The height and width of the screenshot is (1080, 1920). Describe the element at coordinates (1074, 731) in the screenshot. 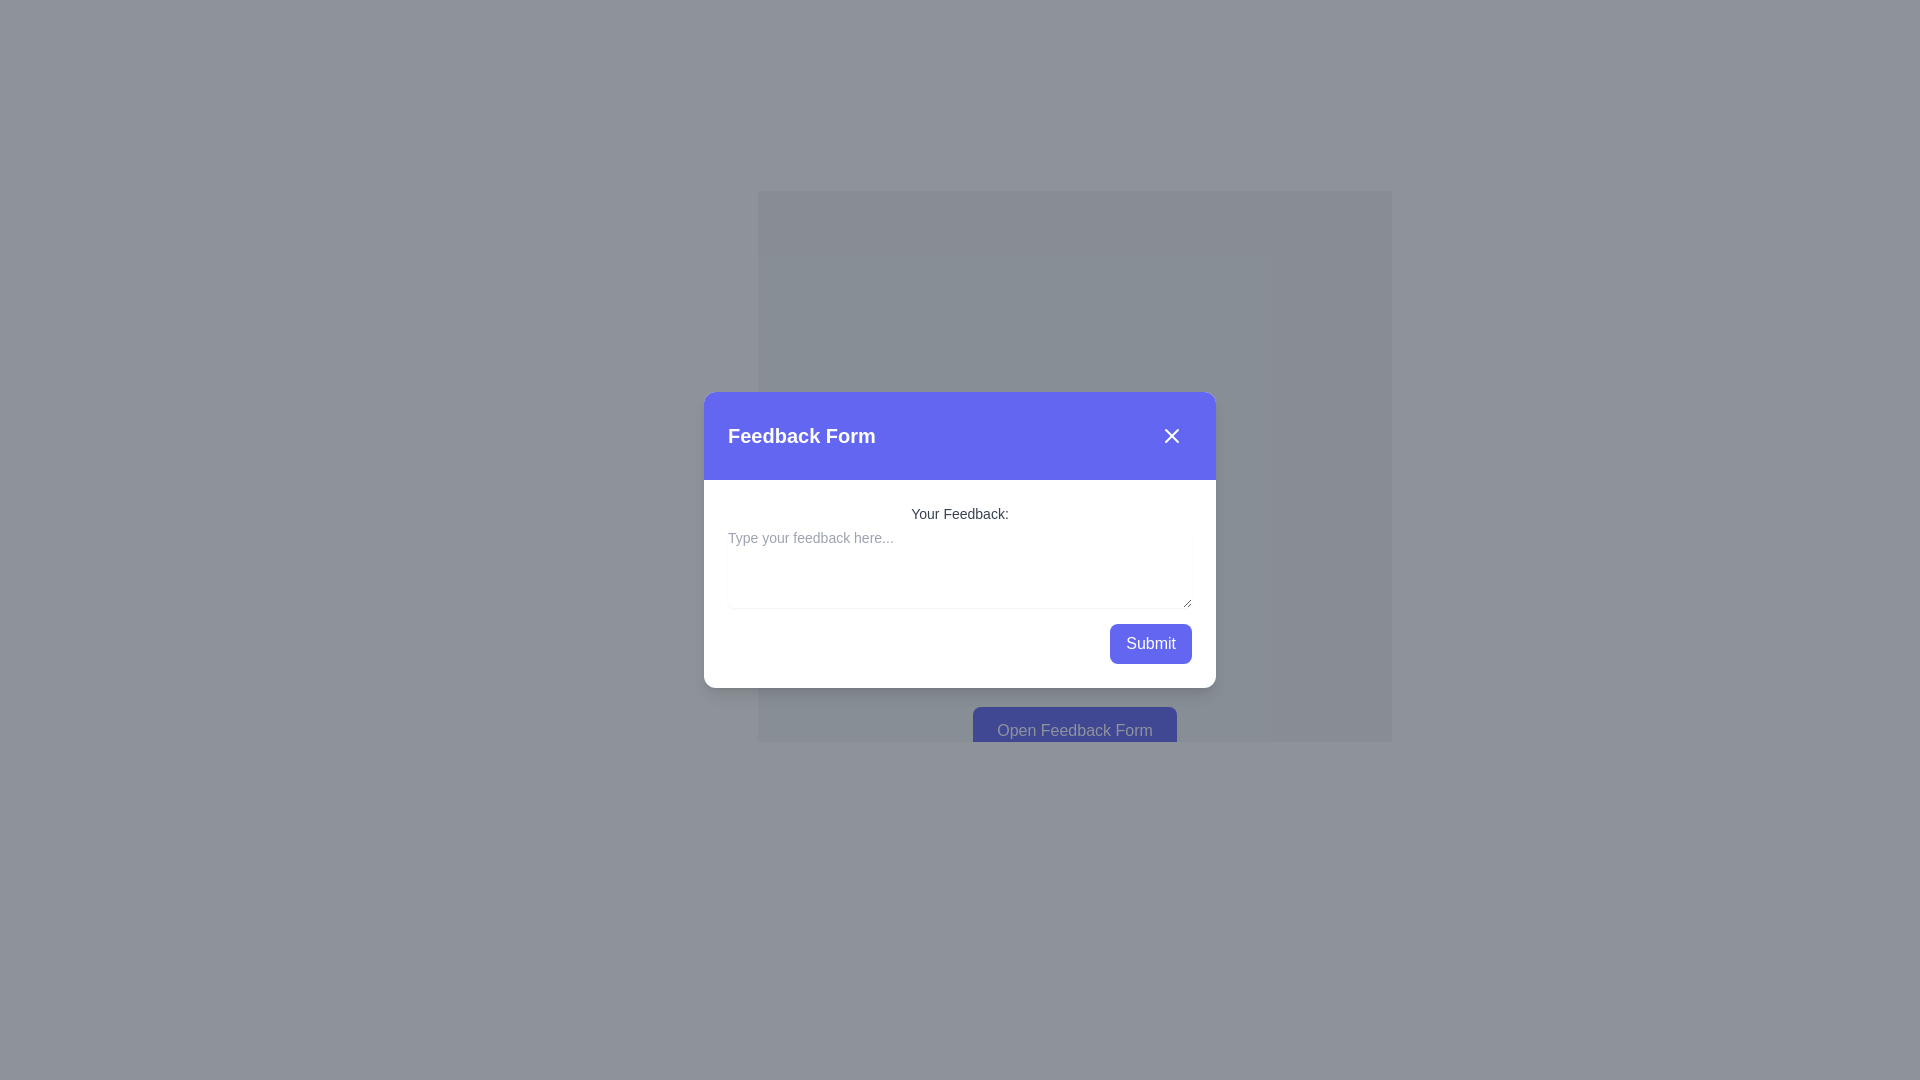

I see `the button that opens the feedback form interface, which is centered horizontally below the 'Feedback Form' dialog` at that location.